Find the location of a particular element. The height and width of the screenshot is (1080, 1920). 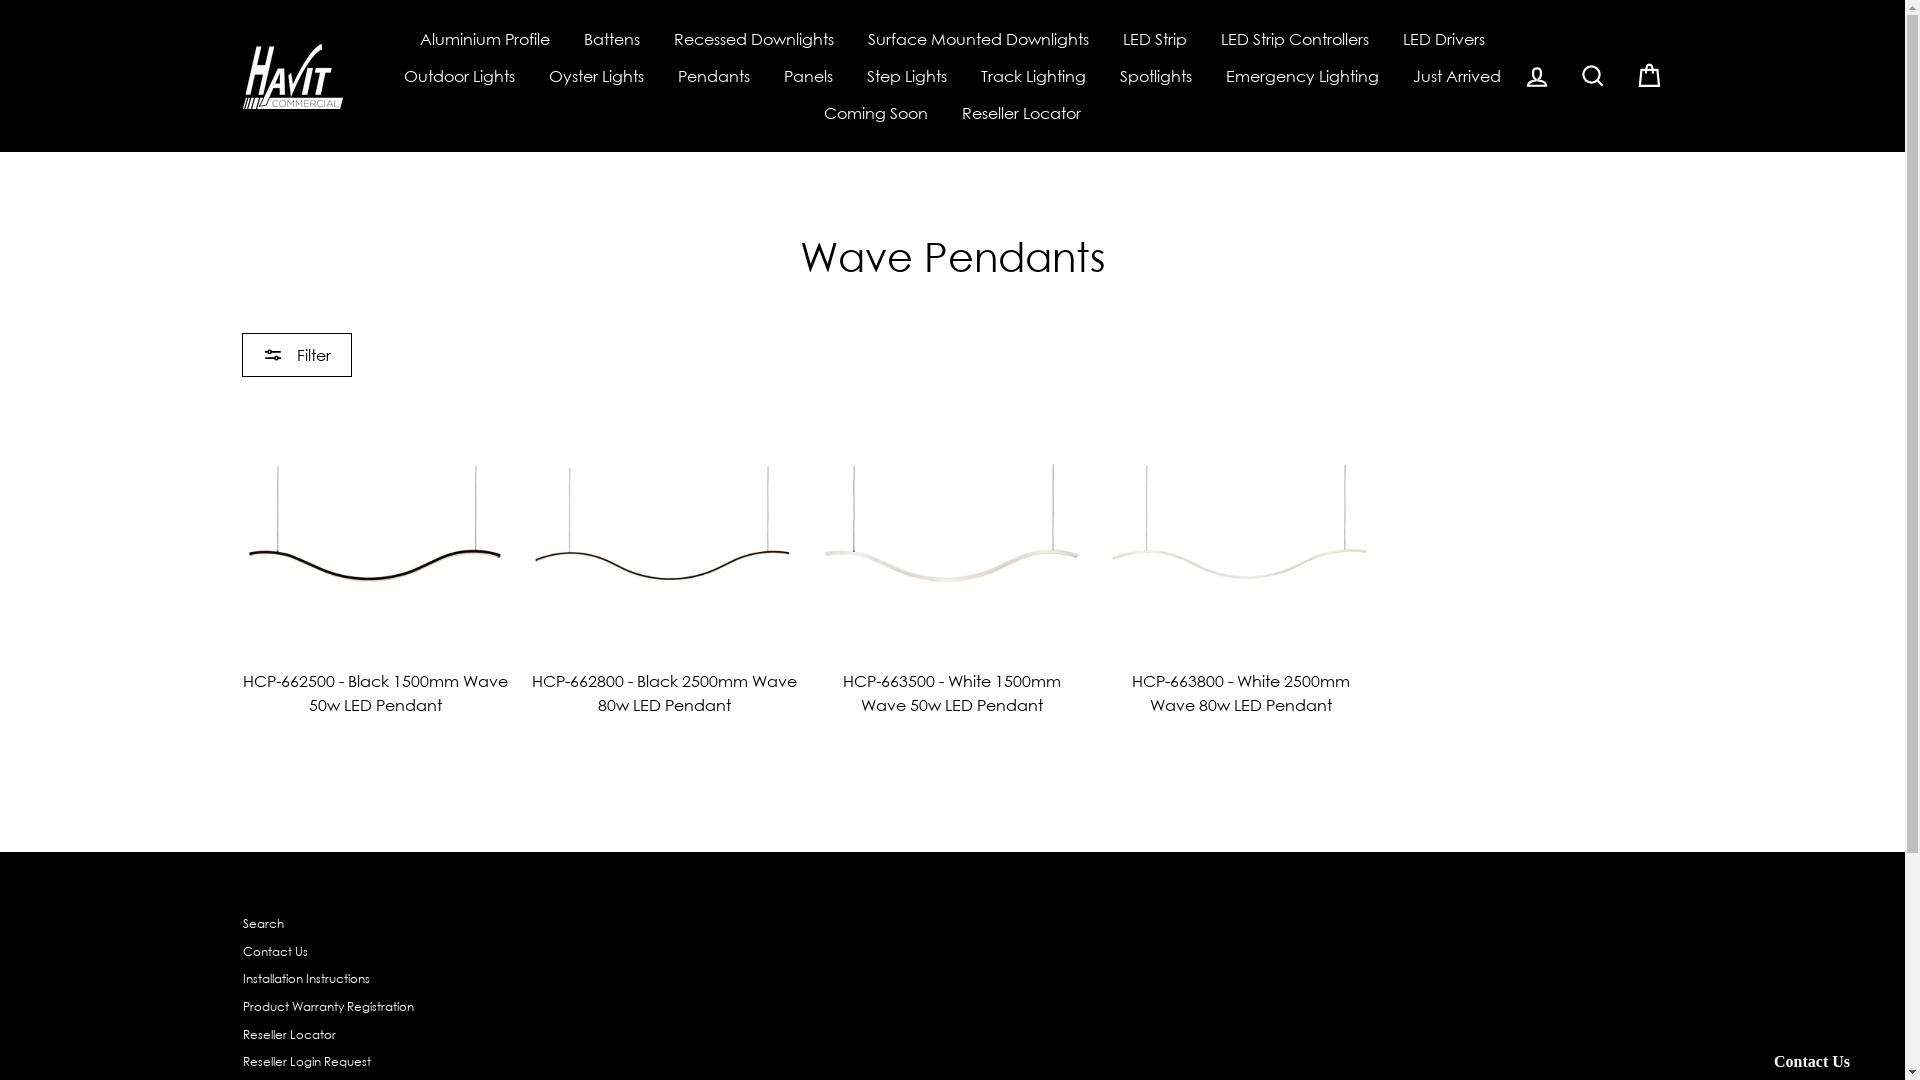

'Pendants' is located at coordinates (714, 74).